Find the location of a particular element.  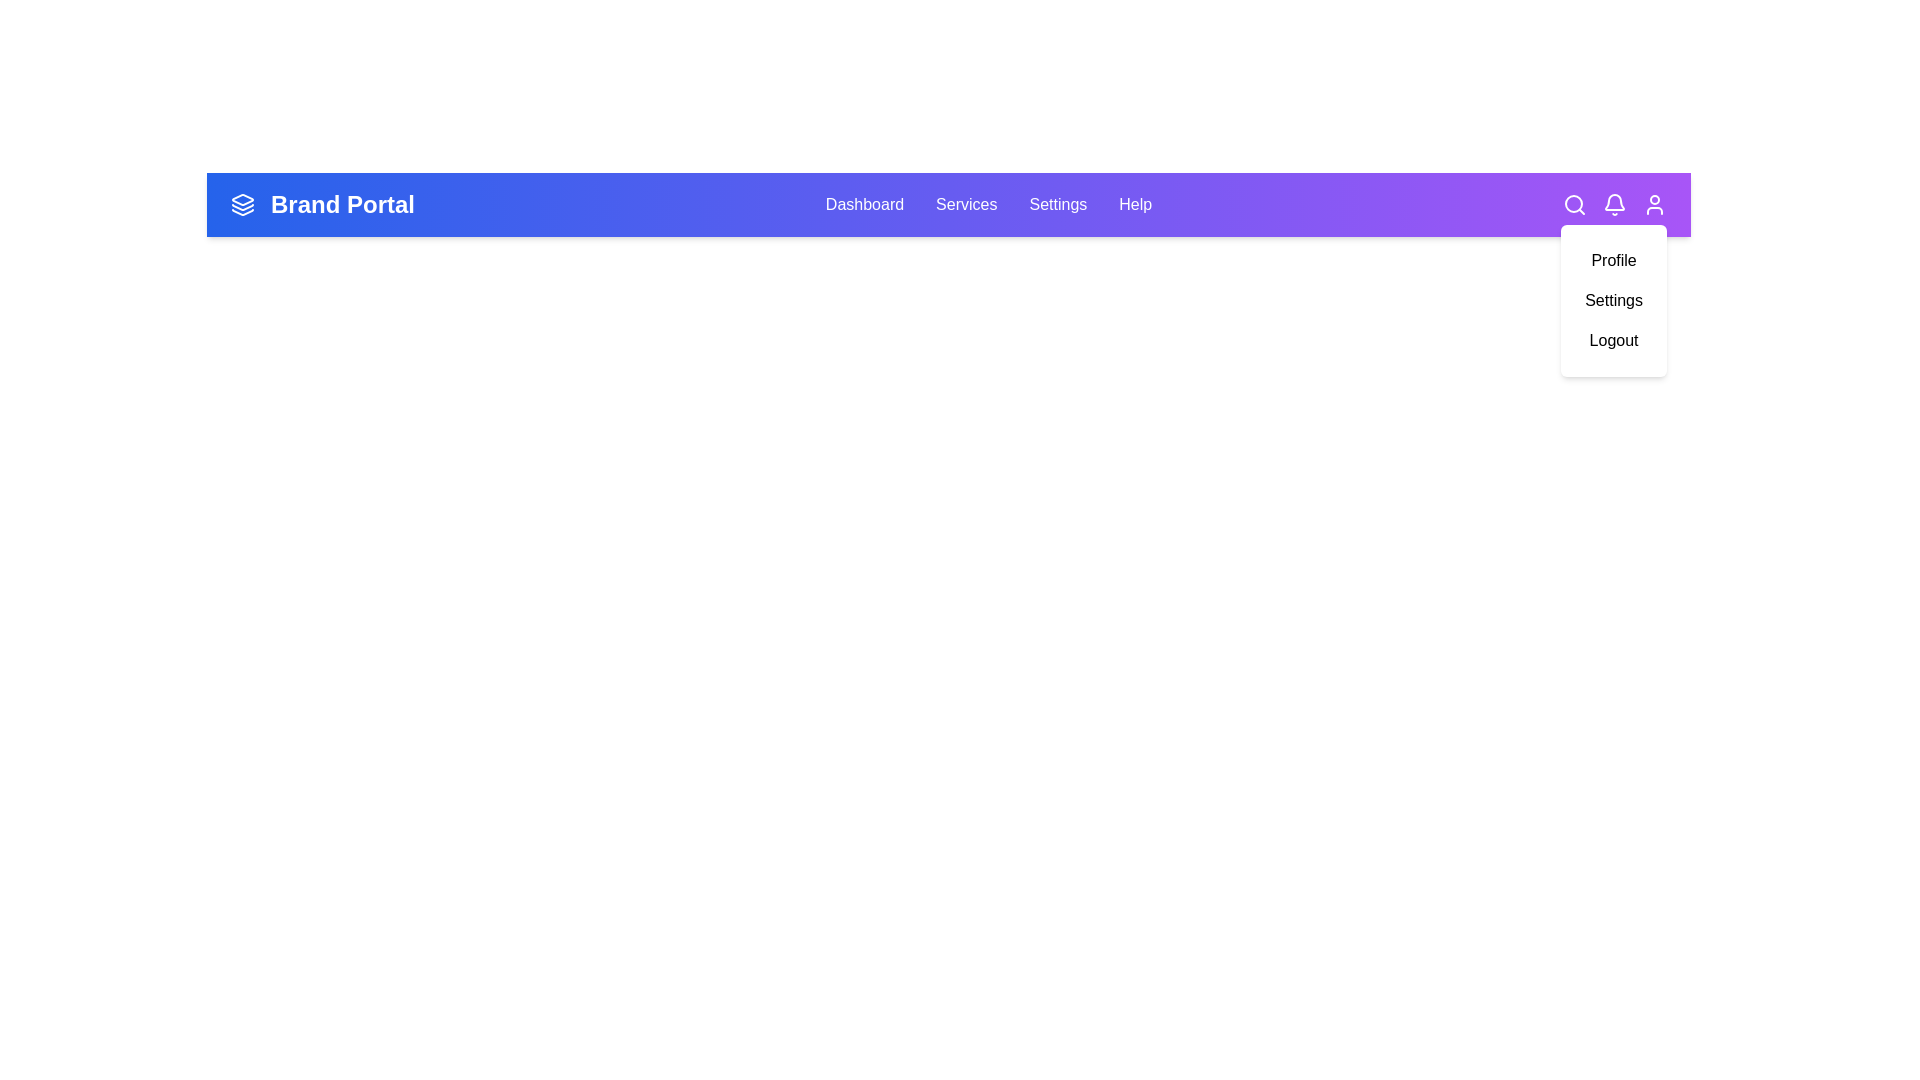

the text label in the navigation bar that serves as the title for the portal, positioned to the right of the layers icon is located at coordinates (343, 204).